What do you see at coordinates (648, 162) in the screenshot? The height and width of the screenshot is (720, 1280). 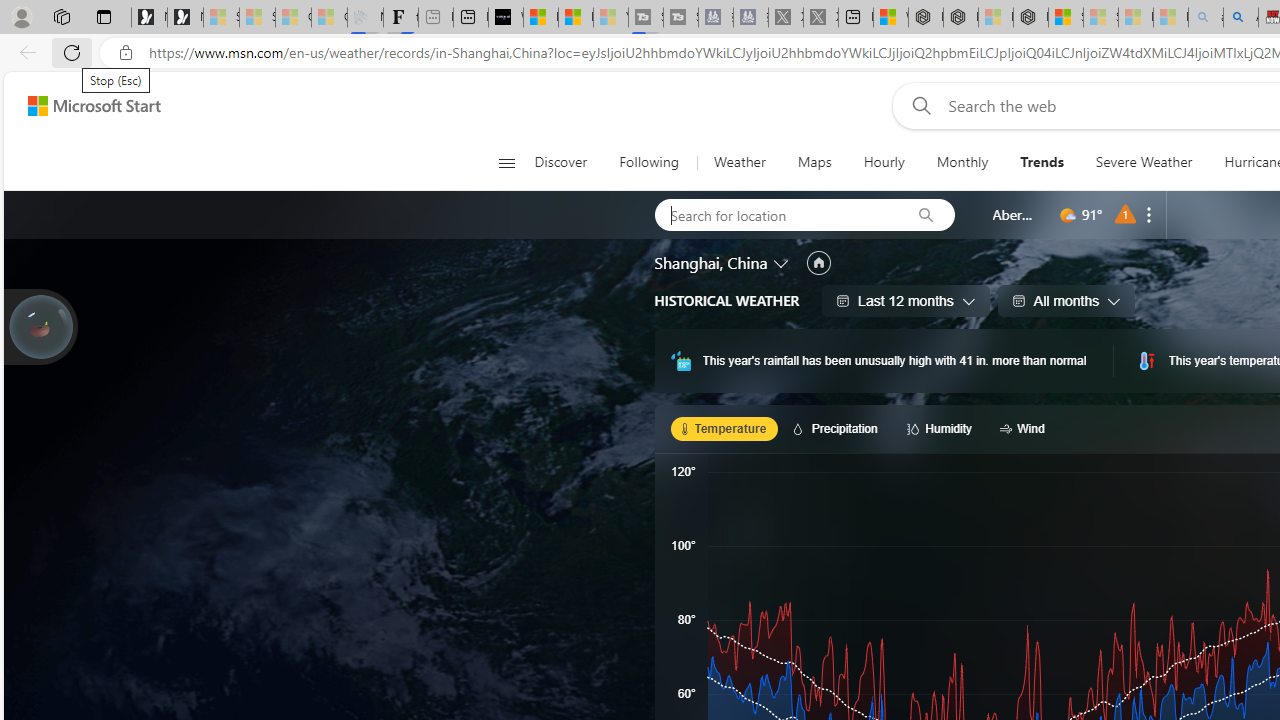 I see `'Following'` at bounding box center [648, 162].